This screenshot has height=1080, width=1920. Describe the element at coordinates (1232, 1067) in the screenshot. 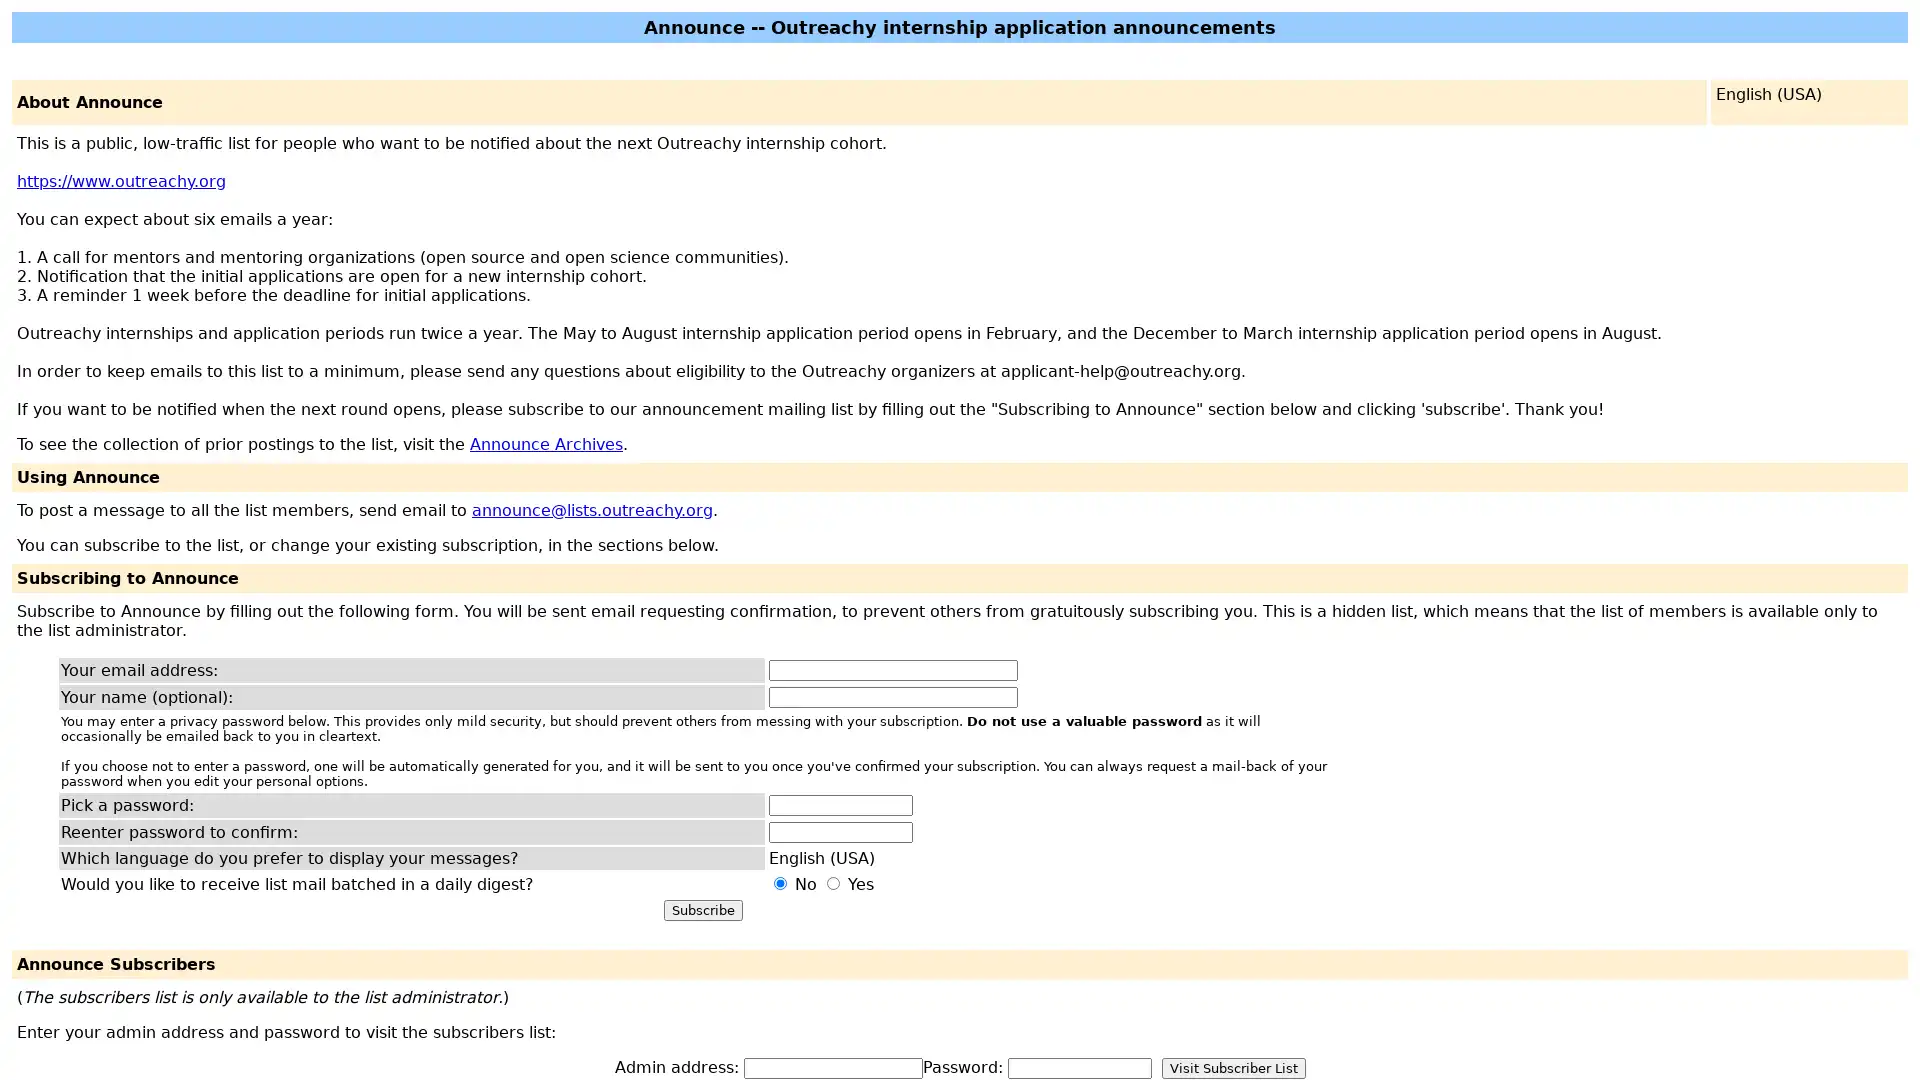

I see `Visit Subscriber List` at that location.